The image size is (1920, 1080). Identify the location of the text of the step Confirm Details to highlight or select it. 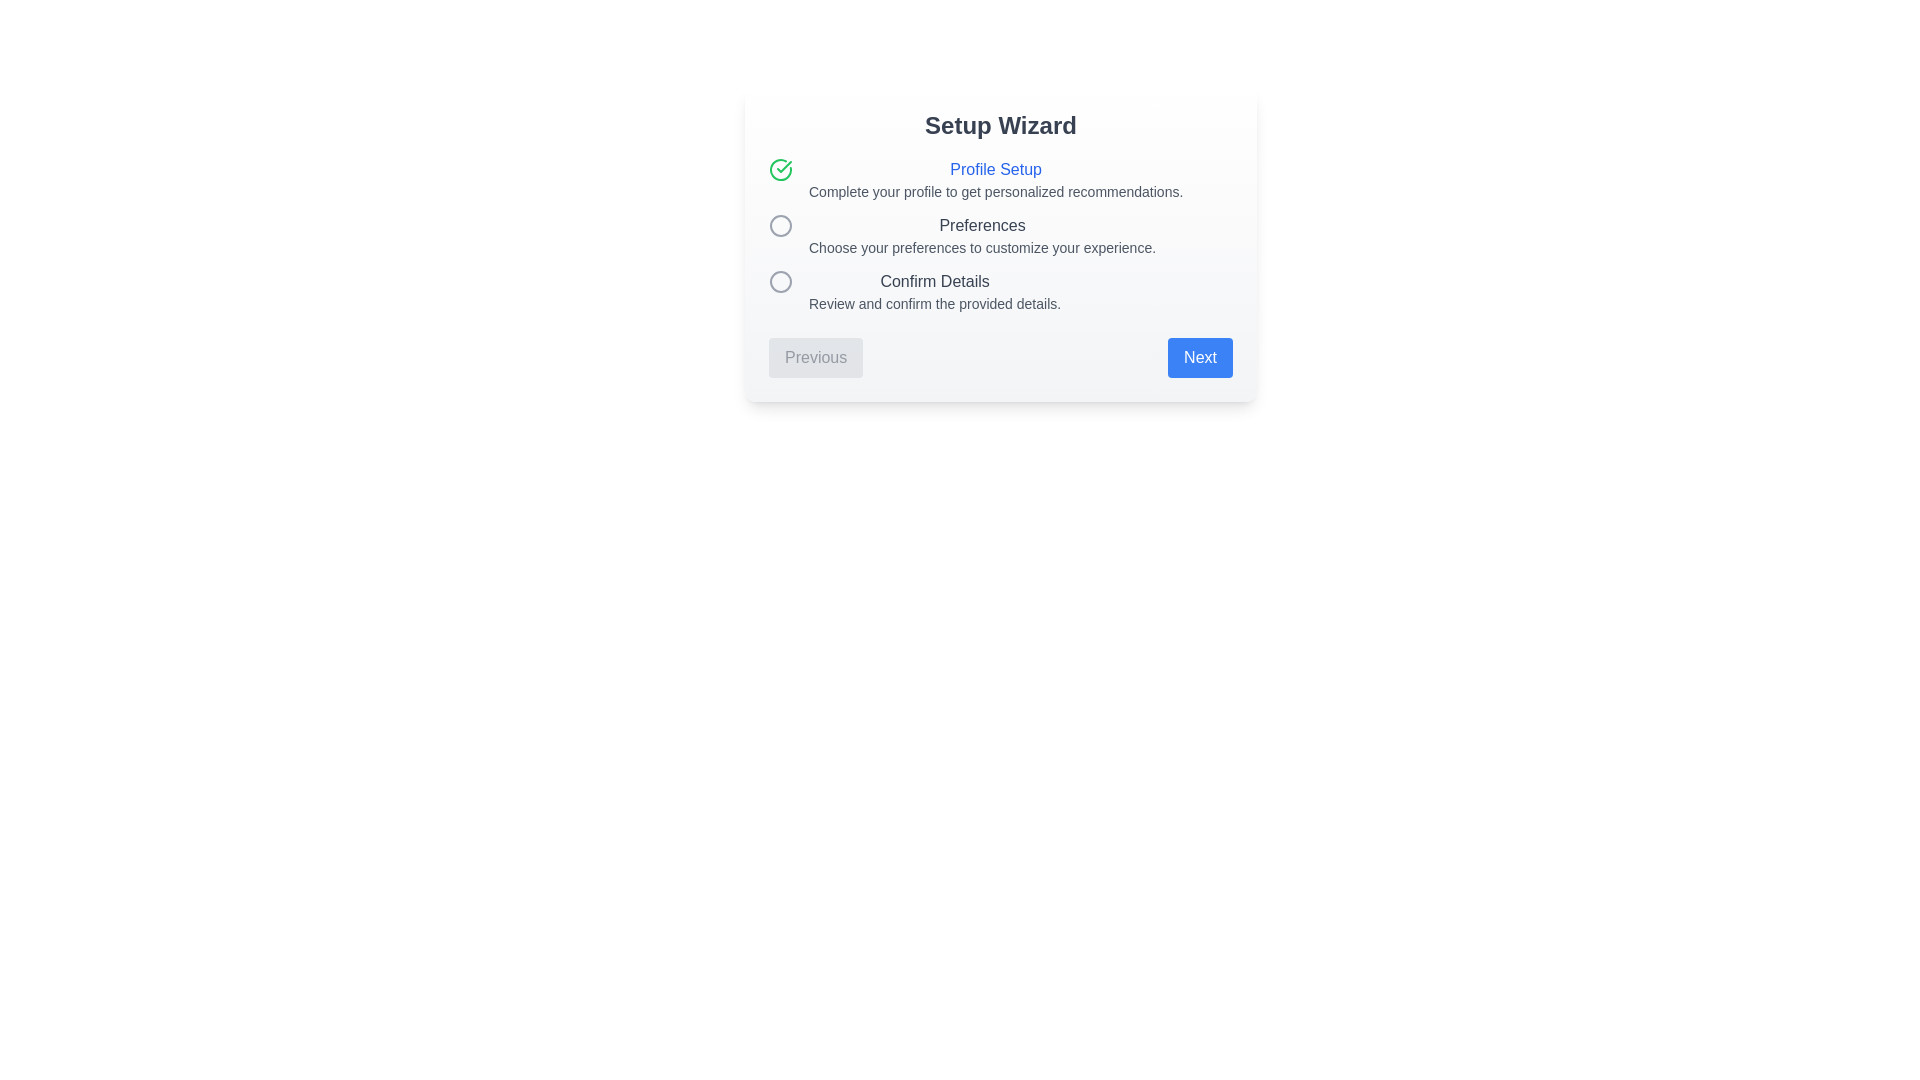
(934, 281).